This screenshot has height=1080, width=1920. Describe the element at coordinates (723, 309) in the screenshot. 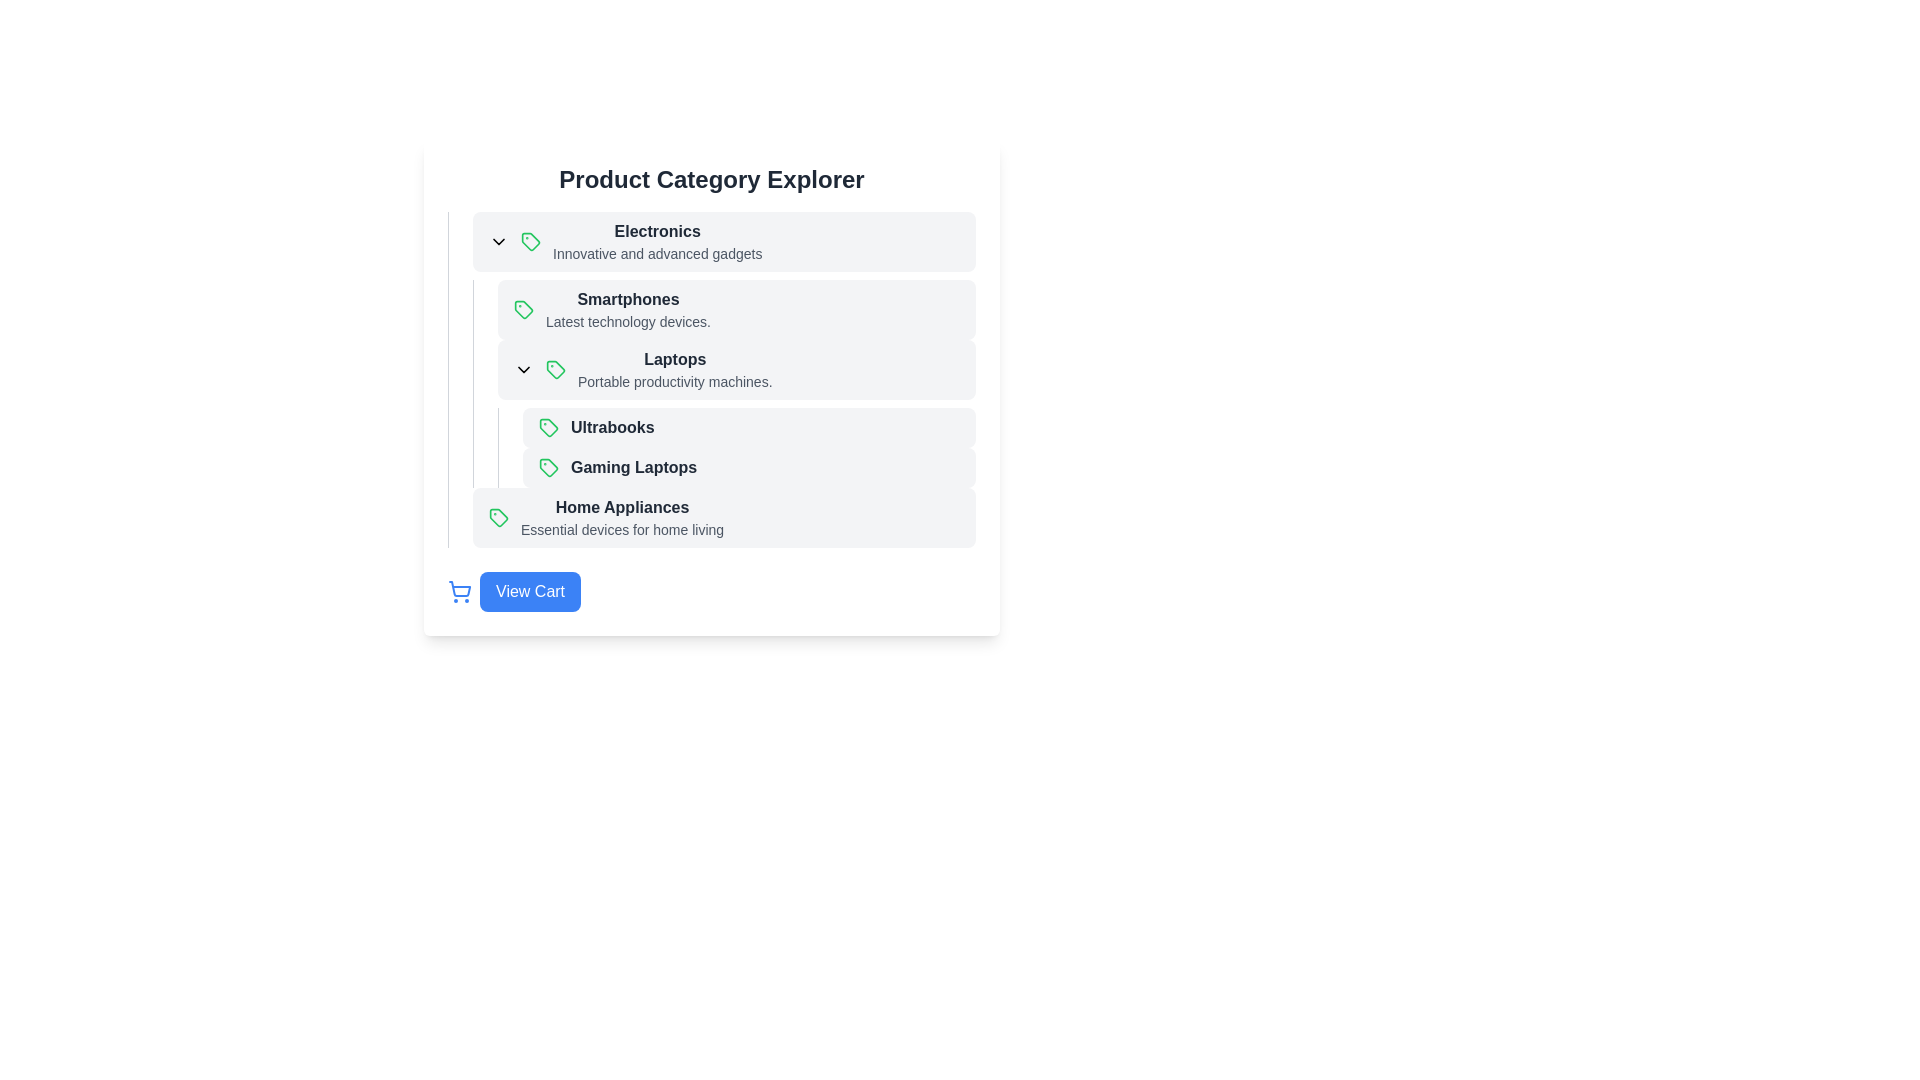

I see `the category entry titled 'Smartphones', which is the second item in the list below 'Electronics' and above 'Laptops'` at that location.